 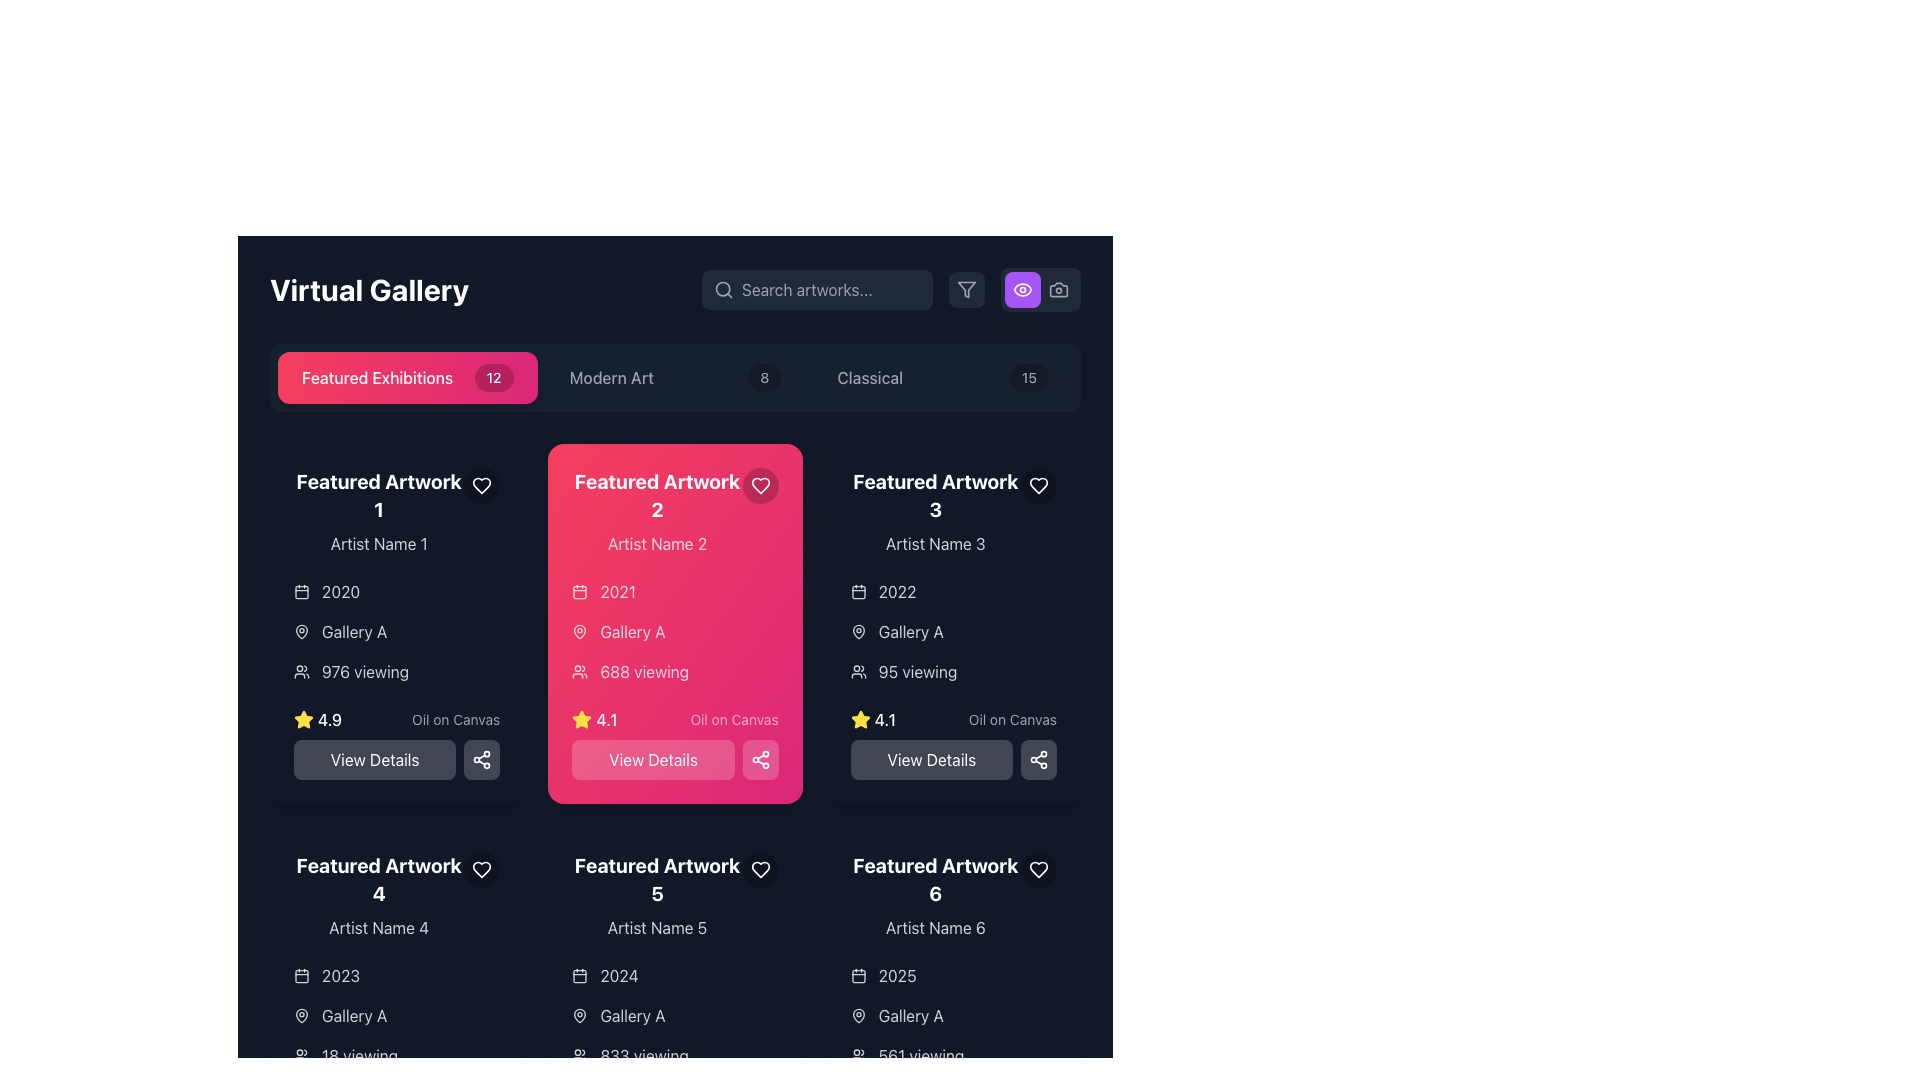 I want to click on title displayed in the text label located in the upper section of the artwork card, directly above the smaller text 'Artist Name 1', so click(x=379, y=495).